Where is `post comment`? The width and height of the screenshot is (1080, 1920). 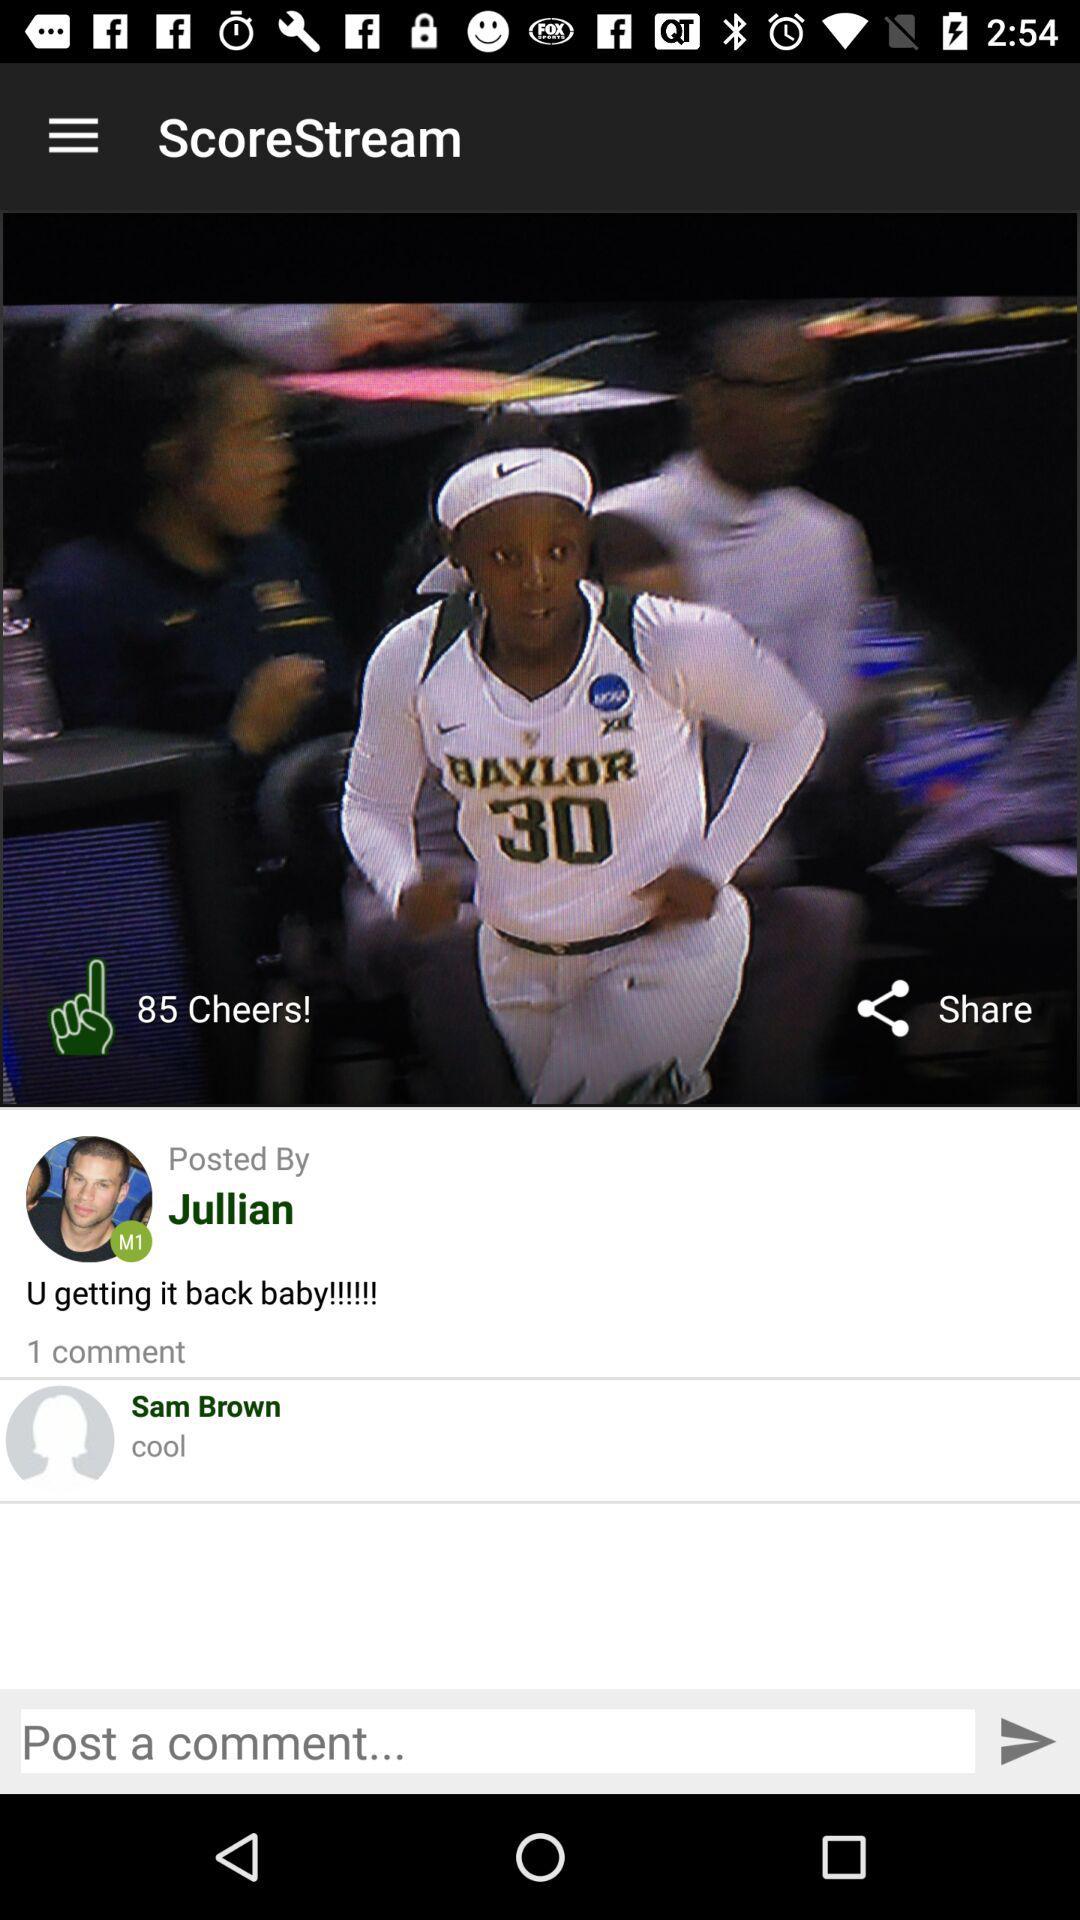 post comment is located at coordinates (1027, 1740).